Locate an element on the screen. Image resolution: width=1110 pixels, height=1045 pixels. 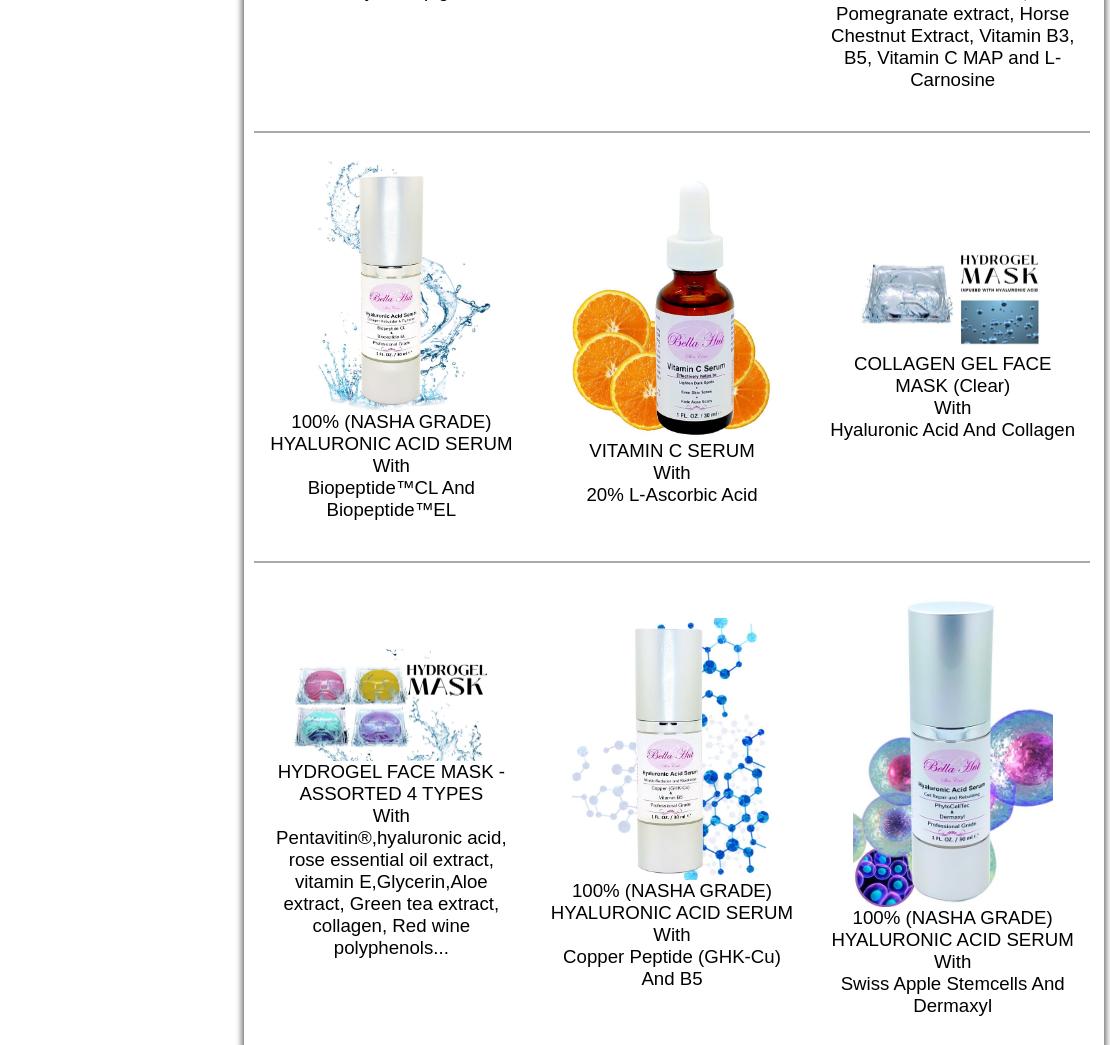
'This has really shrunk my pore size and softened my skin' is located at coordinates (552, 722).